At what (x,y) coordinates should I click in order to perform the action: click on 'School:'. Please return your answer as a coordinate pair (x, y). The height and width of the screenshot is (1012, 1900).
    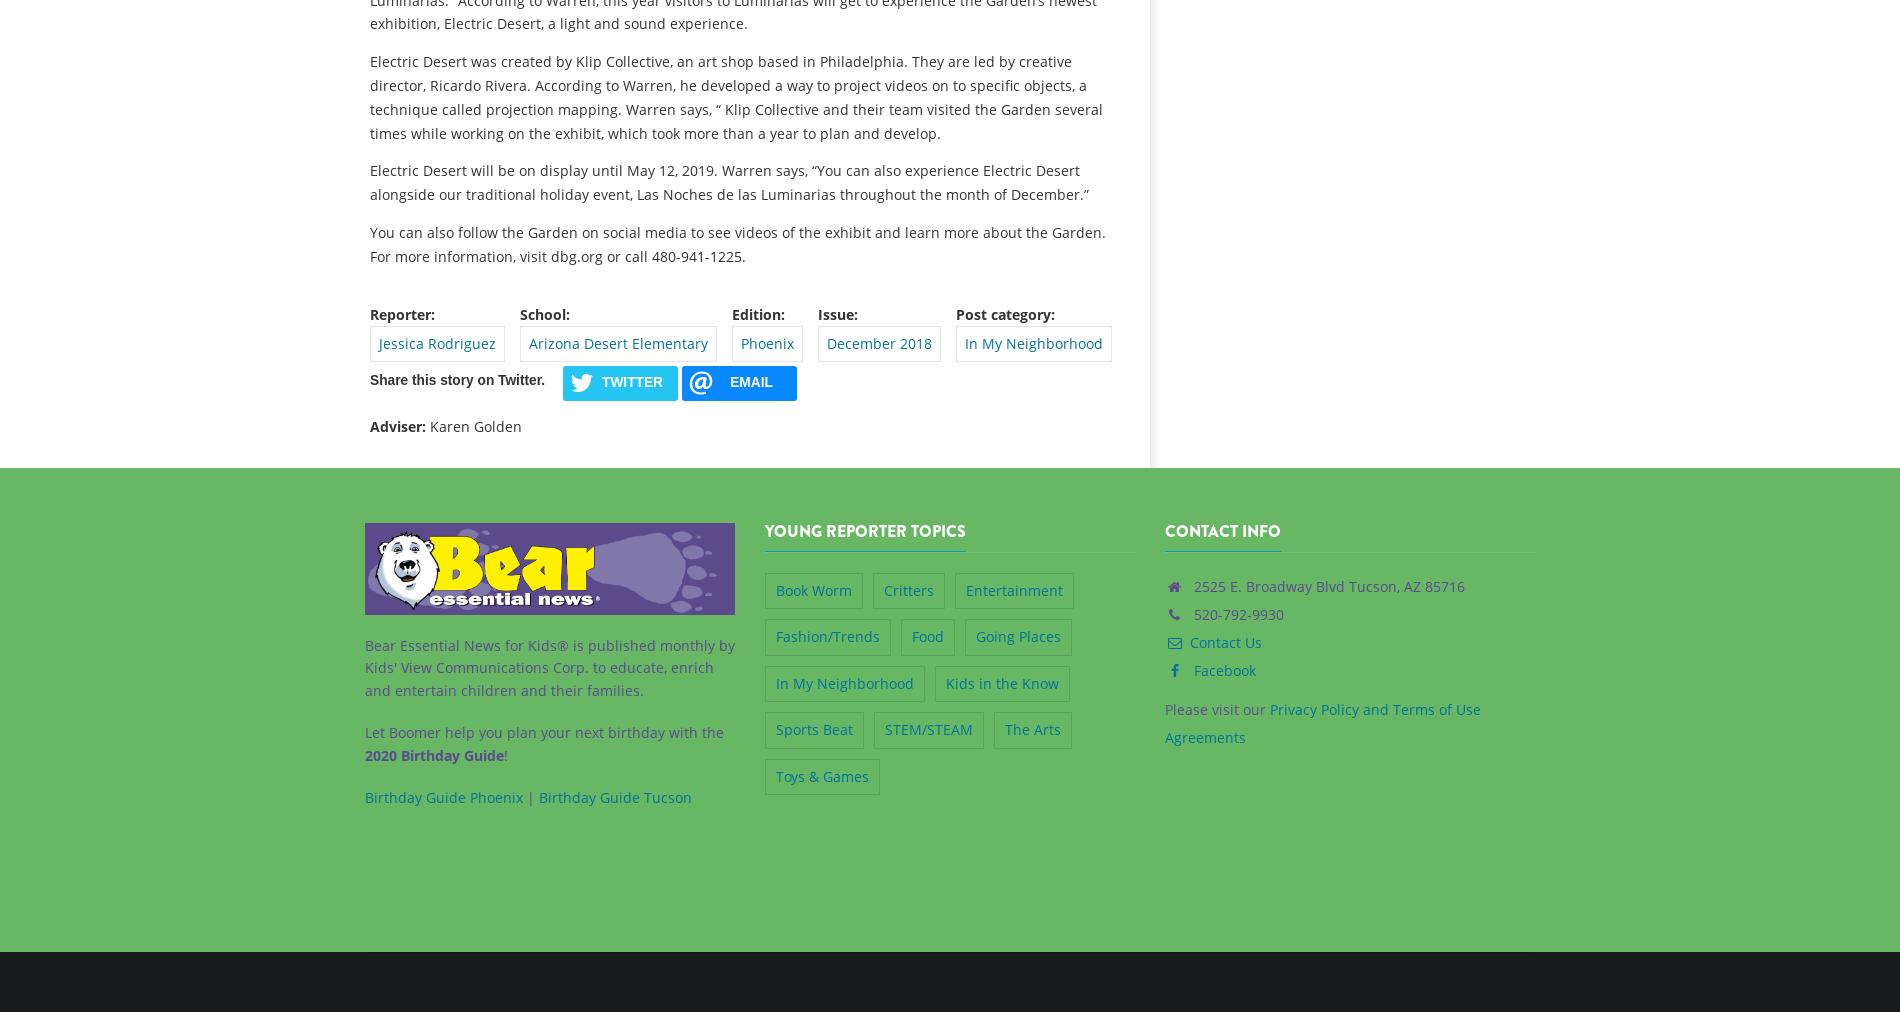
    Looking at the image, I should click on (520, 312).